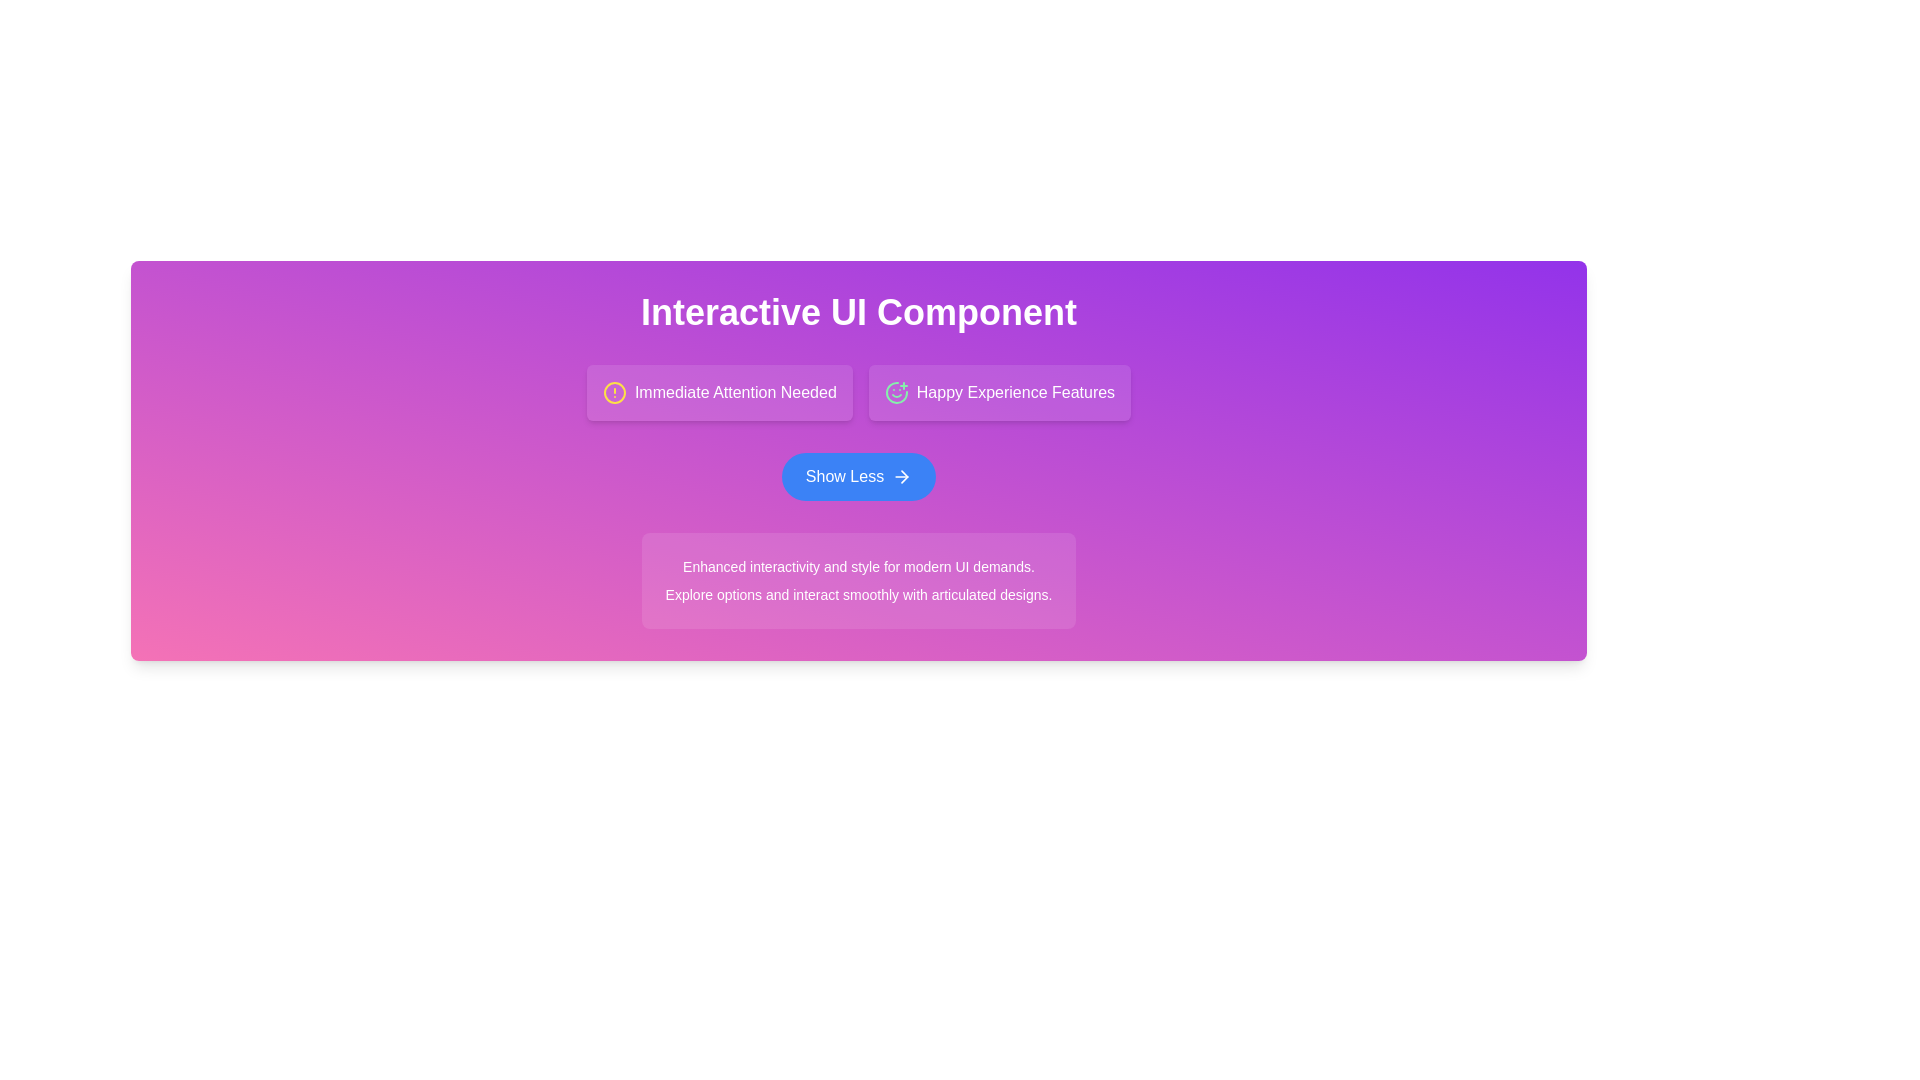  Describe the element at coordinates (719, 393) in the screenshot. I see `the Notification card, which features a warning icon and is the first card in a horizontal layout, to associate the icon with the message` at that location.